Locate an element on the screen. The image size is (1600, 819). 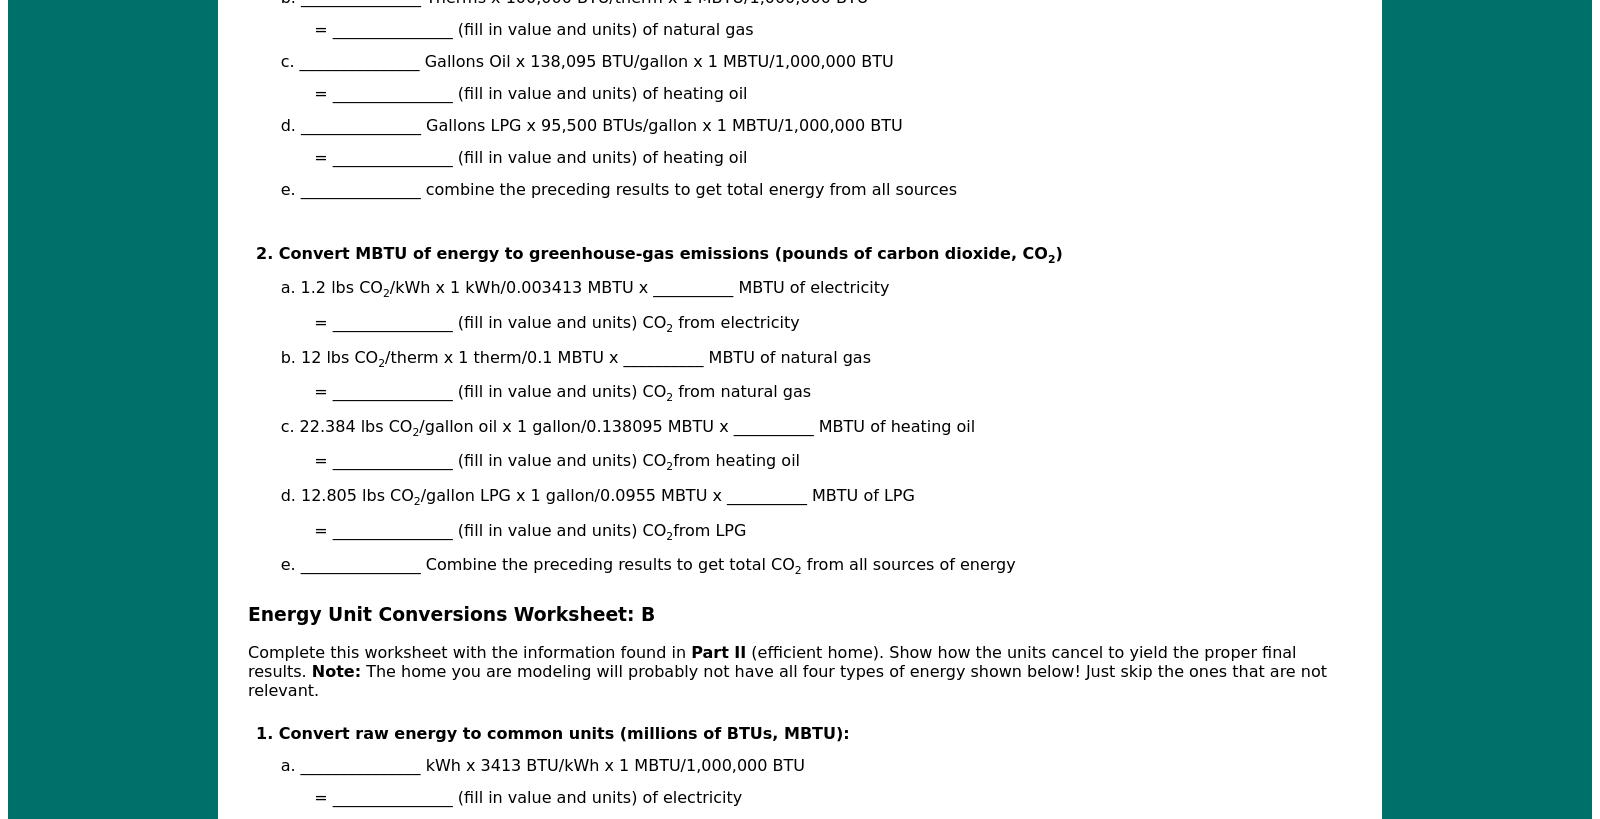
'The home you are modeling will probably not have all four types of energy shown below!  Just skip the ones that are 
not relevant.' is located at coordinates (787, 680).